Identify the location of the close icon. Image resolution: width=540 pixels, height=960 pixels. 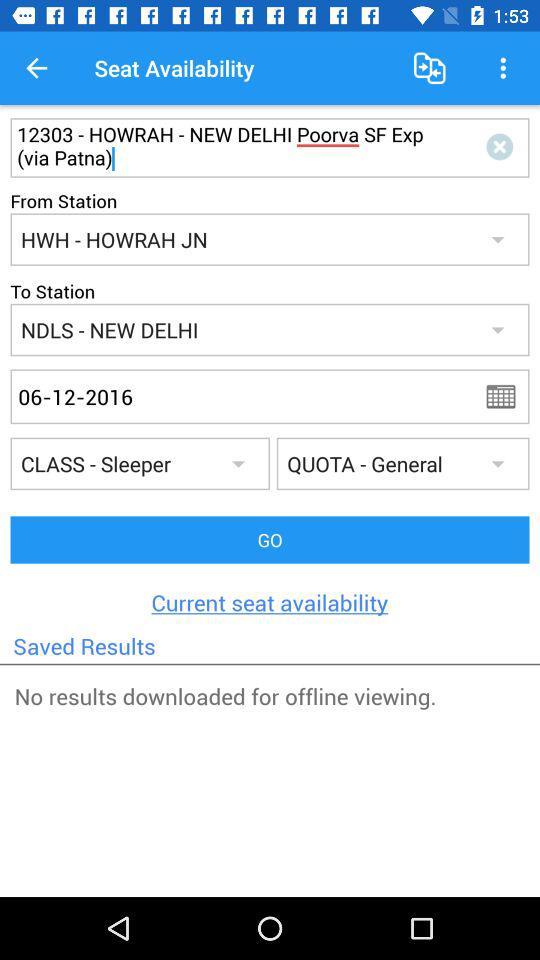
(502, 146).